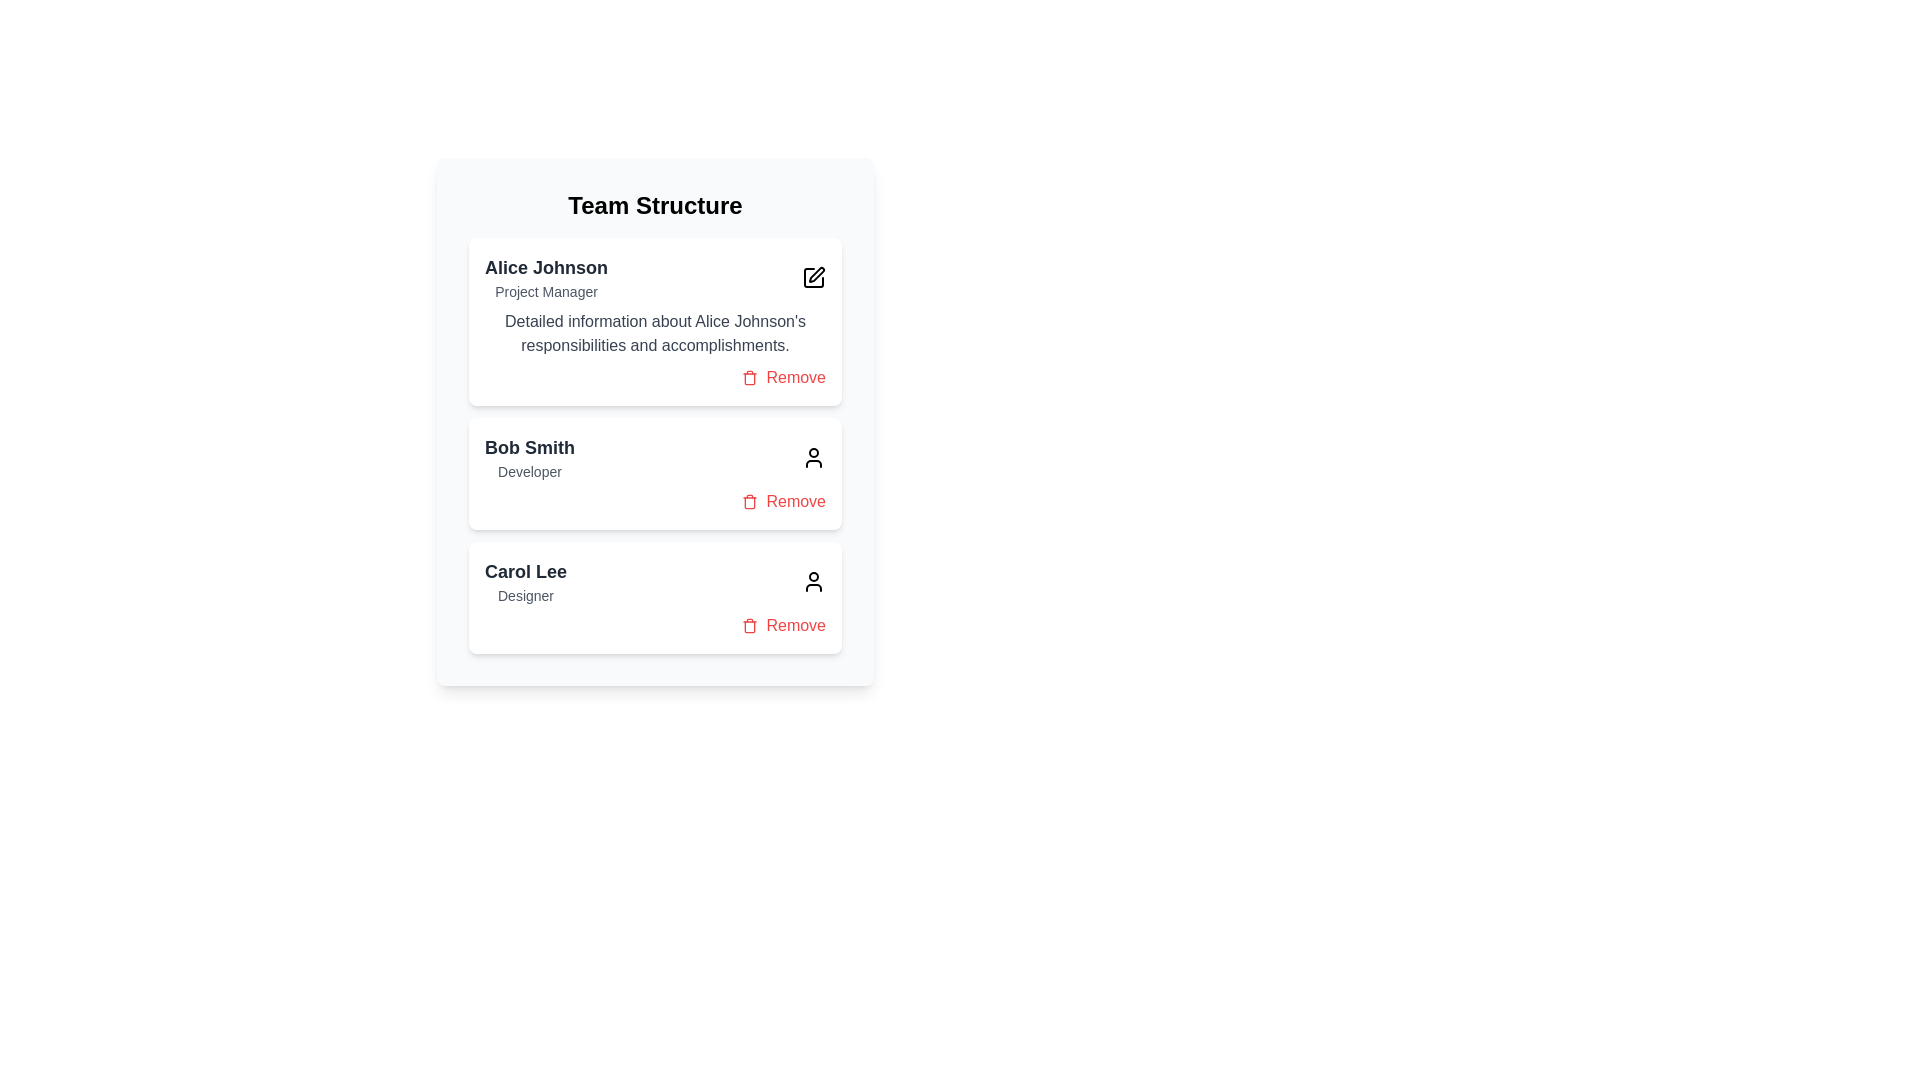 The height and width of the screenshot is (1080, 1920). I want to click on the header of the team member card to view detailed information about Carol Lee, so click(655, 582).